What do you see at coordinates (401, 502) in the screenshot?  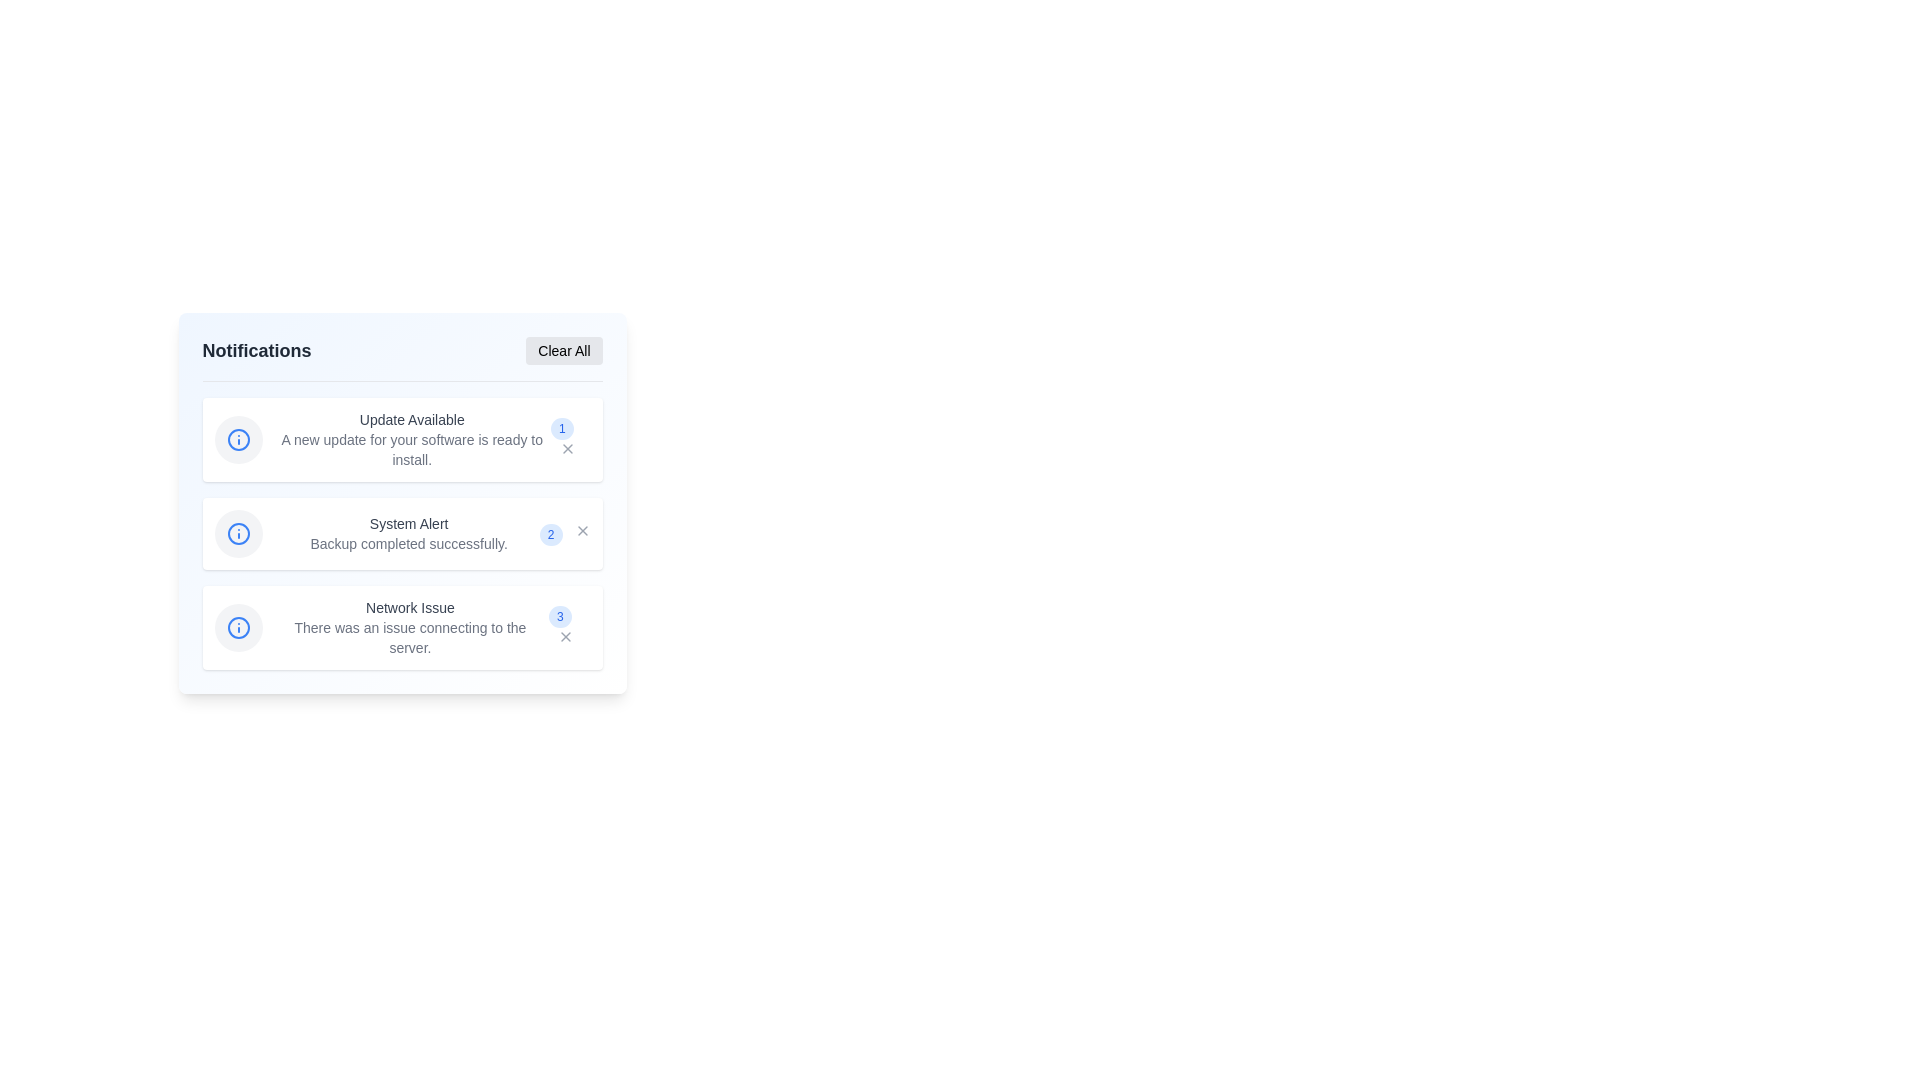 I see `the close buttons for each notification within the Notification panel, which is a rectangular section styled with a gradient from blue to white, containing three stacked notification cards` at bounding box center [401, 502].